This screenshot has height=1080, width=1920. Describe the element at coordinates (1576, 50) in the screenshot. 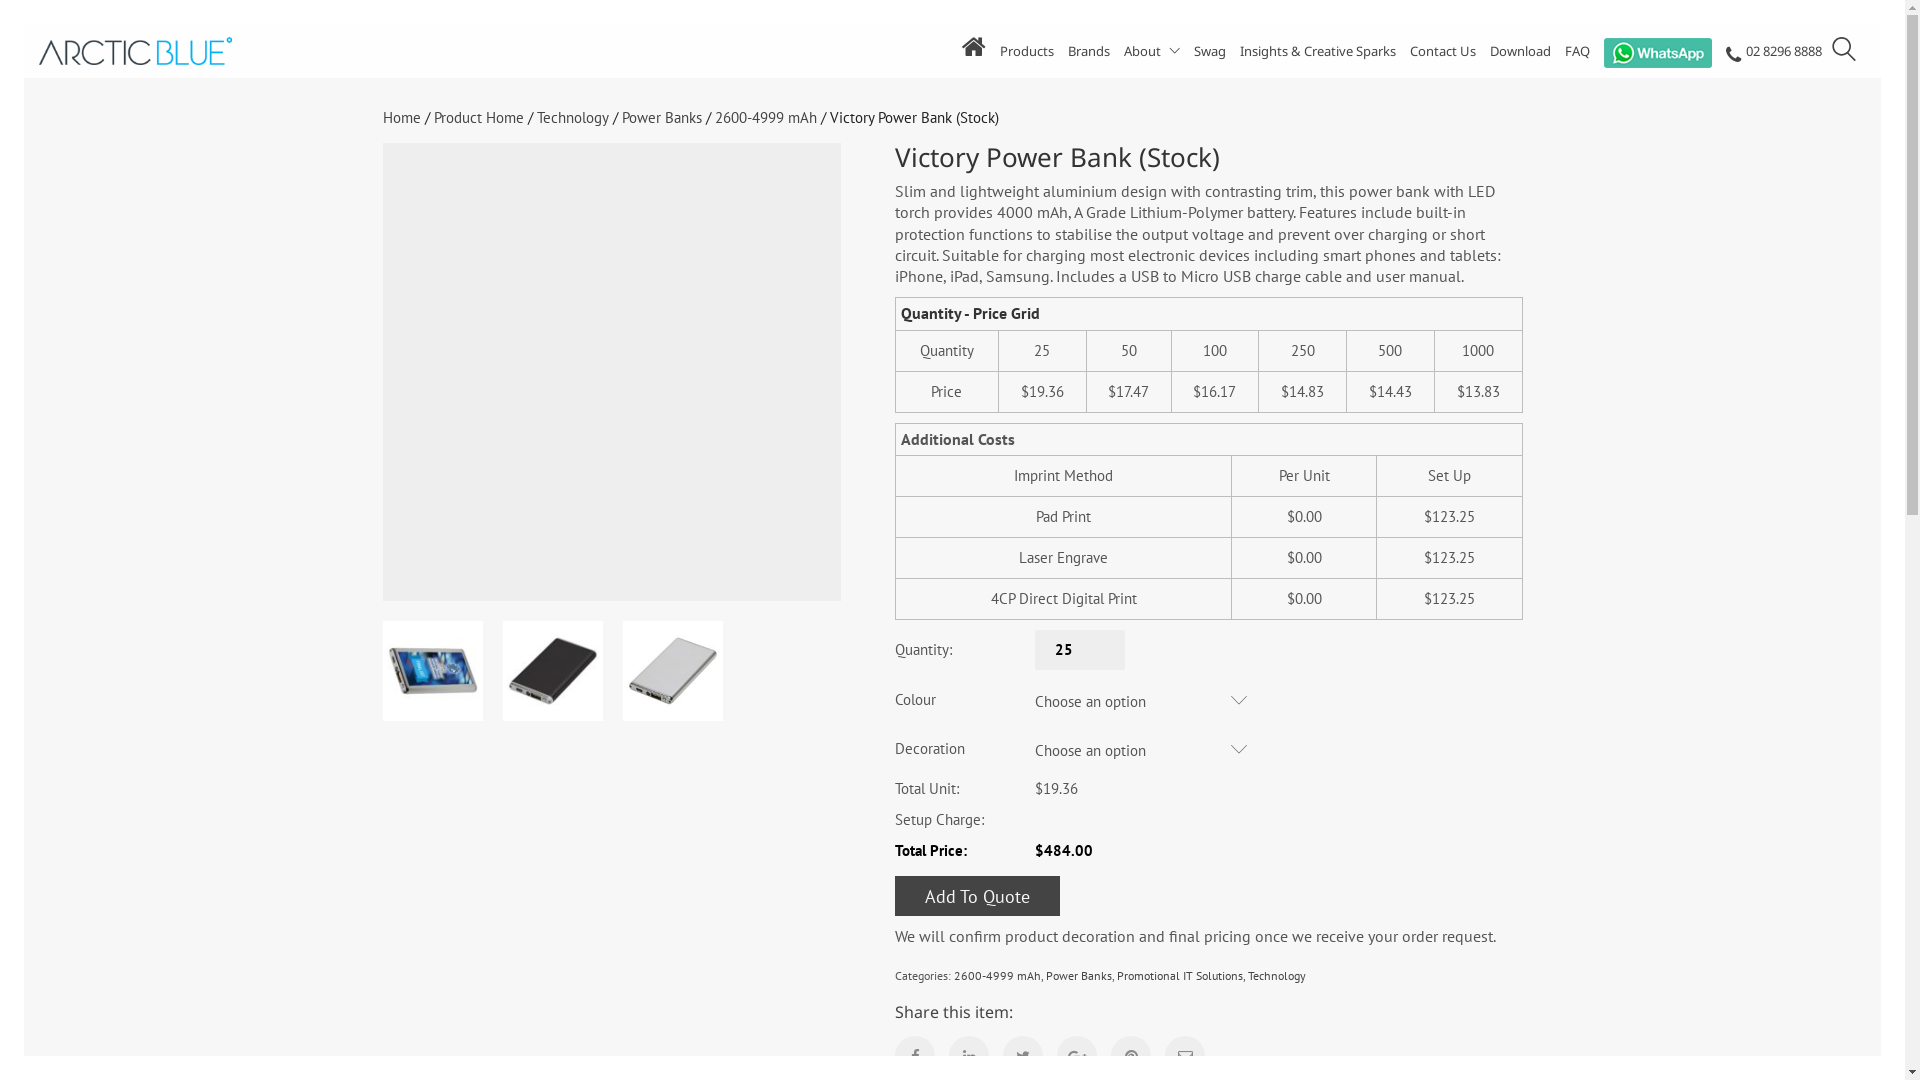

I see `'FAQ'` at that location.